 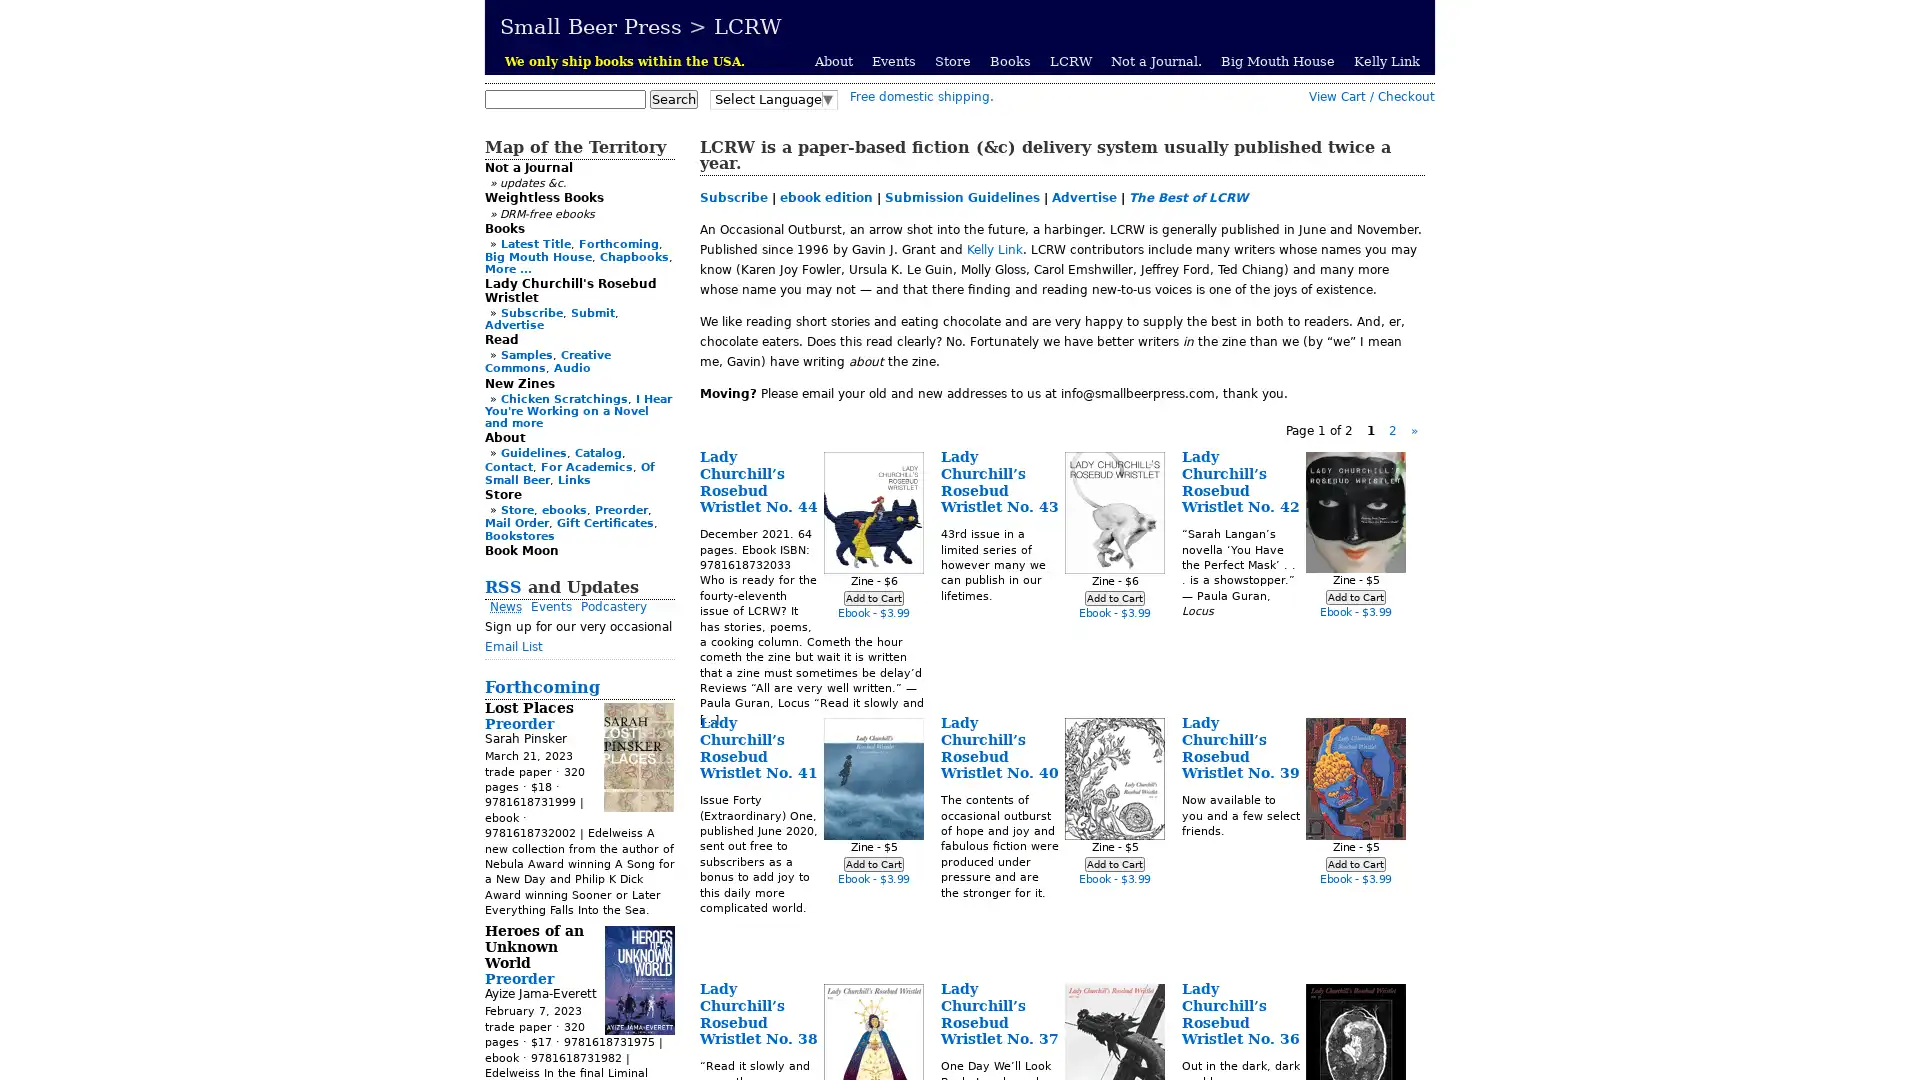 What do you see at coordinates (873, 596) in the screenshot?
I see `Add to Cart` at bounding box center [873, 596].